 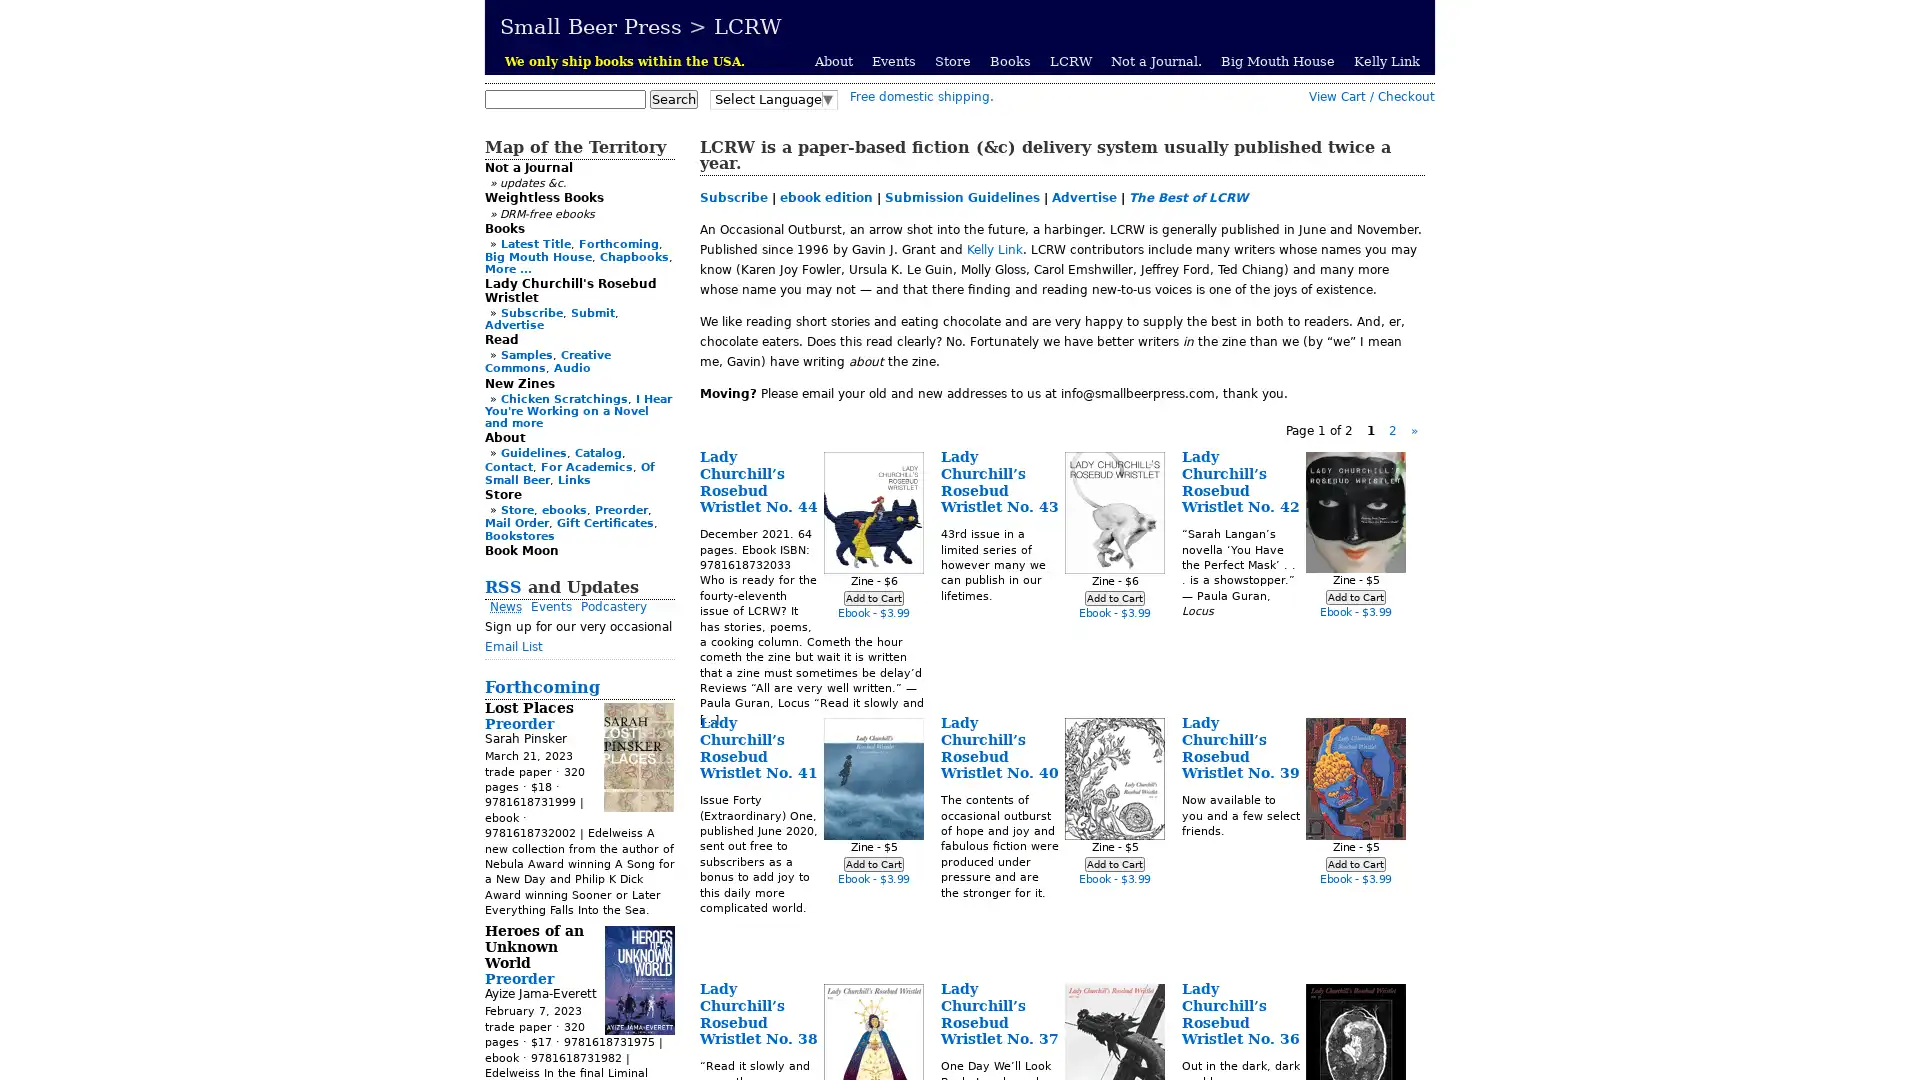 What do you see at coordinates (873, 596) in the screenshot?
I see `Add to Cart` at bounding box center [873, 596].